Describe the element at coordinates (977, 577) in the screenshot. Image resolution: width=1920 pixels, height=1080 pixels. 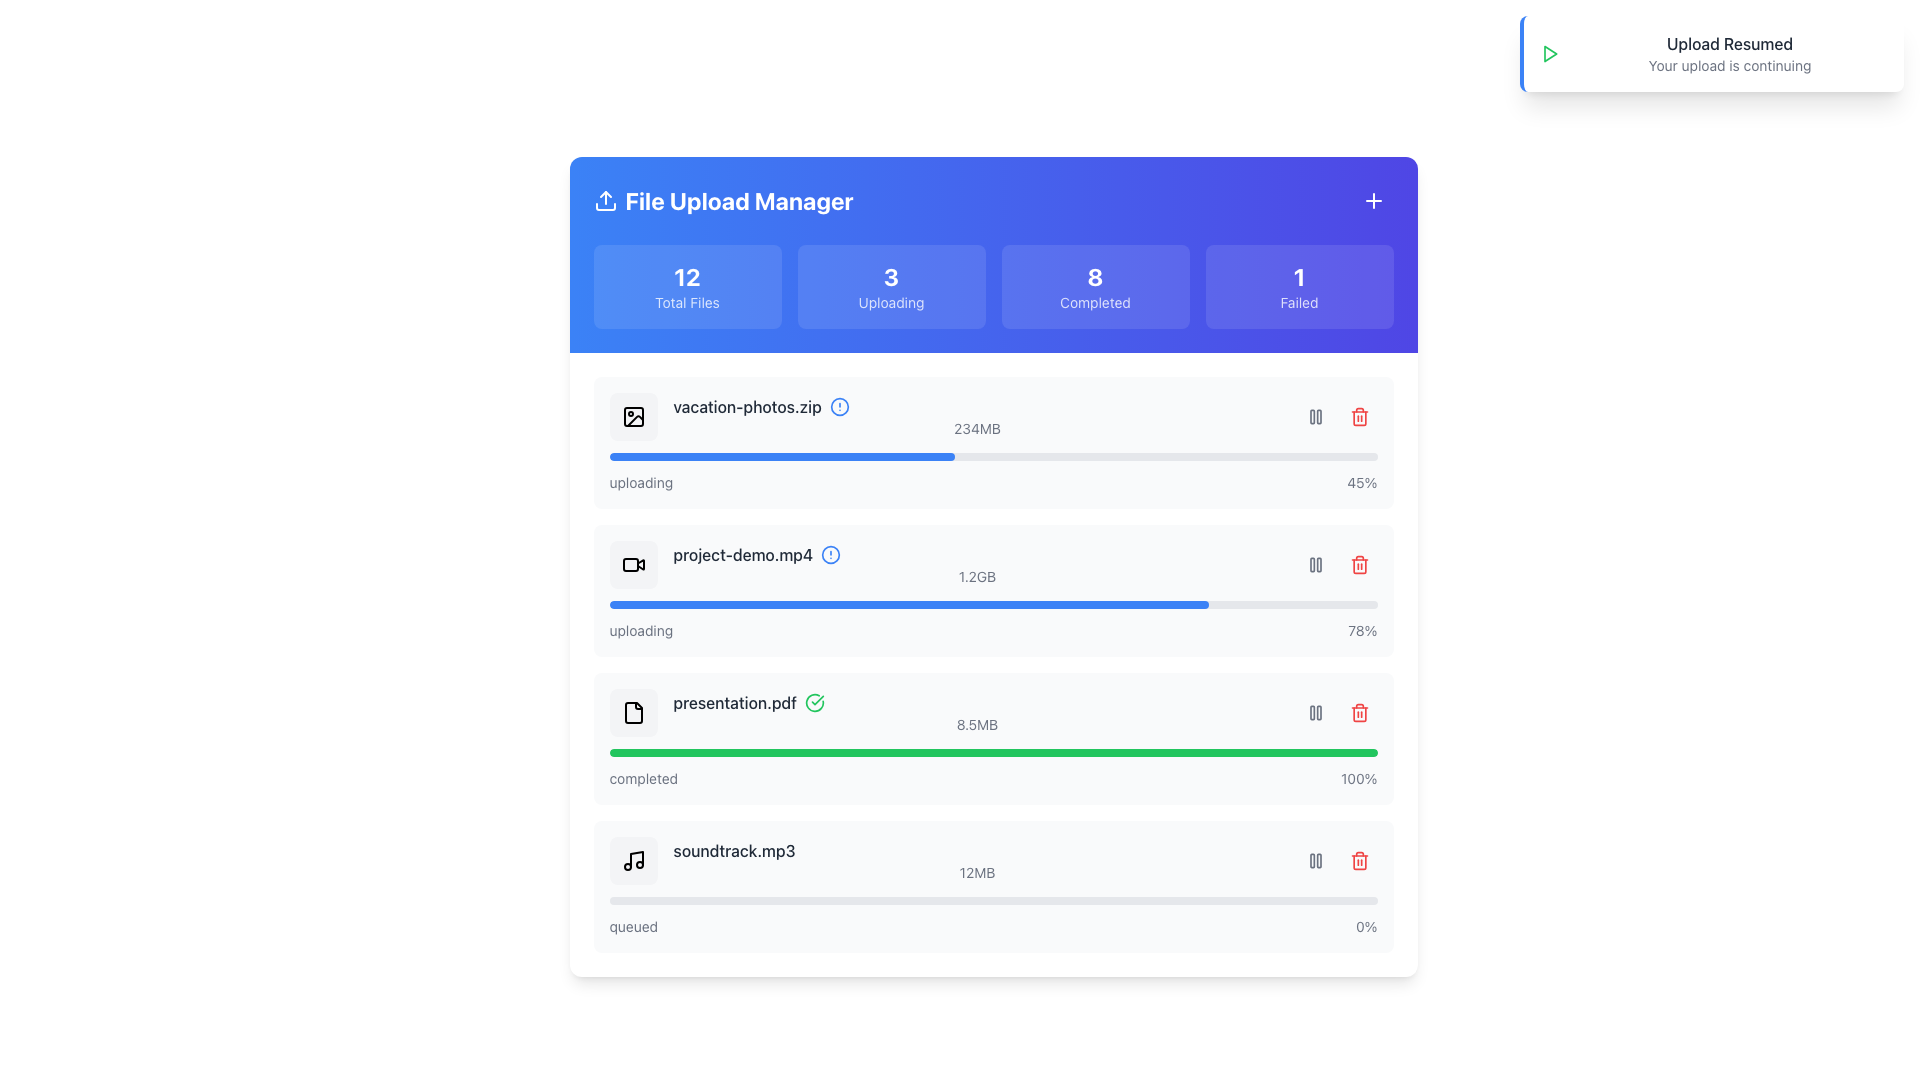
I see `the Text label that displays the file size (1.2GB) of the associated file ('project-demo.mp4') located at the bottom of the file upload manager interface` at that location.